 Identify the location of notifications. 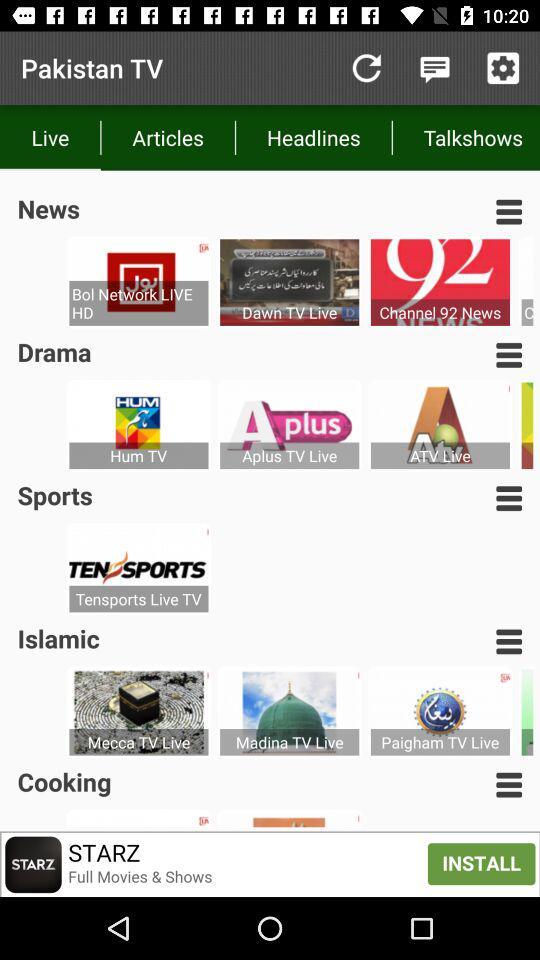
(434, 68).